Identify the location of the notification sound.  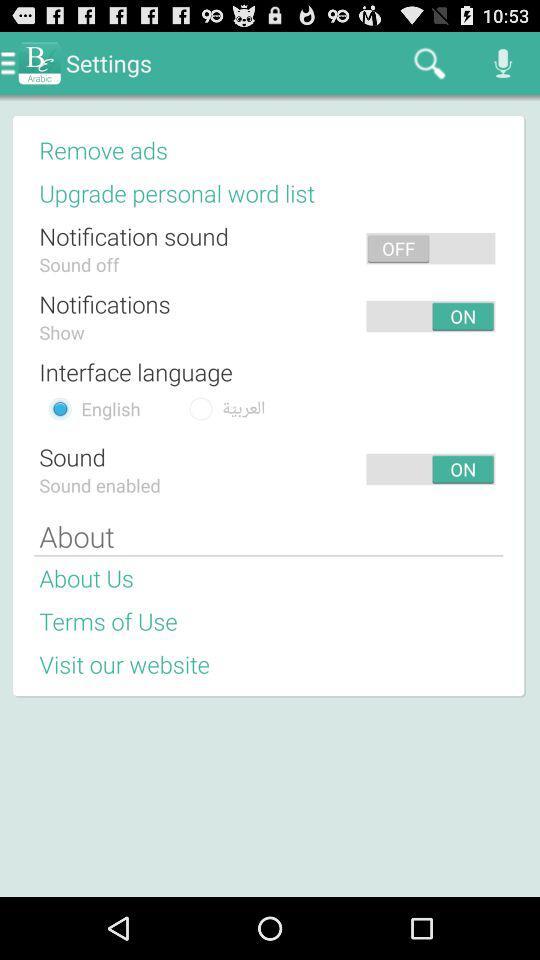
(134, 236).